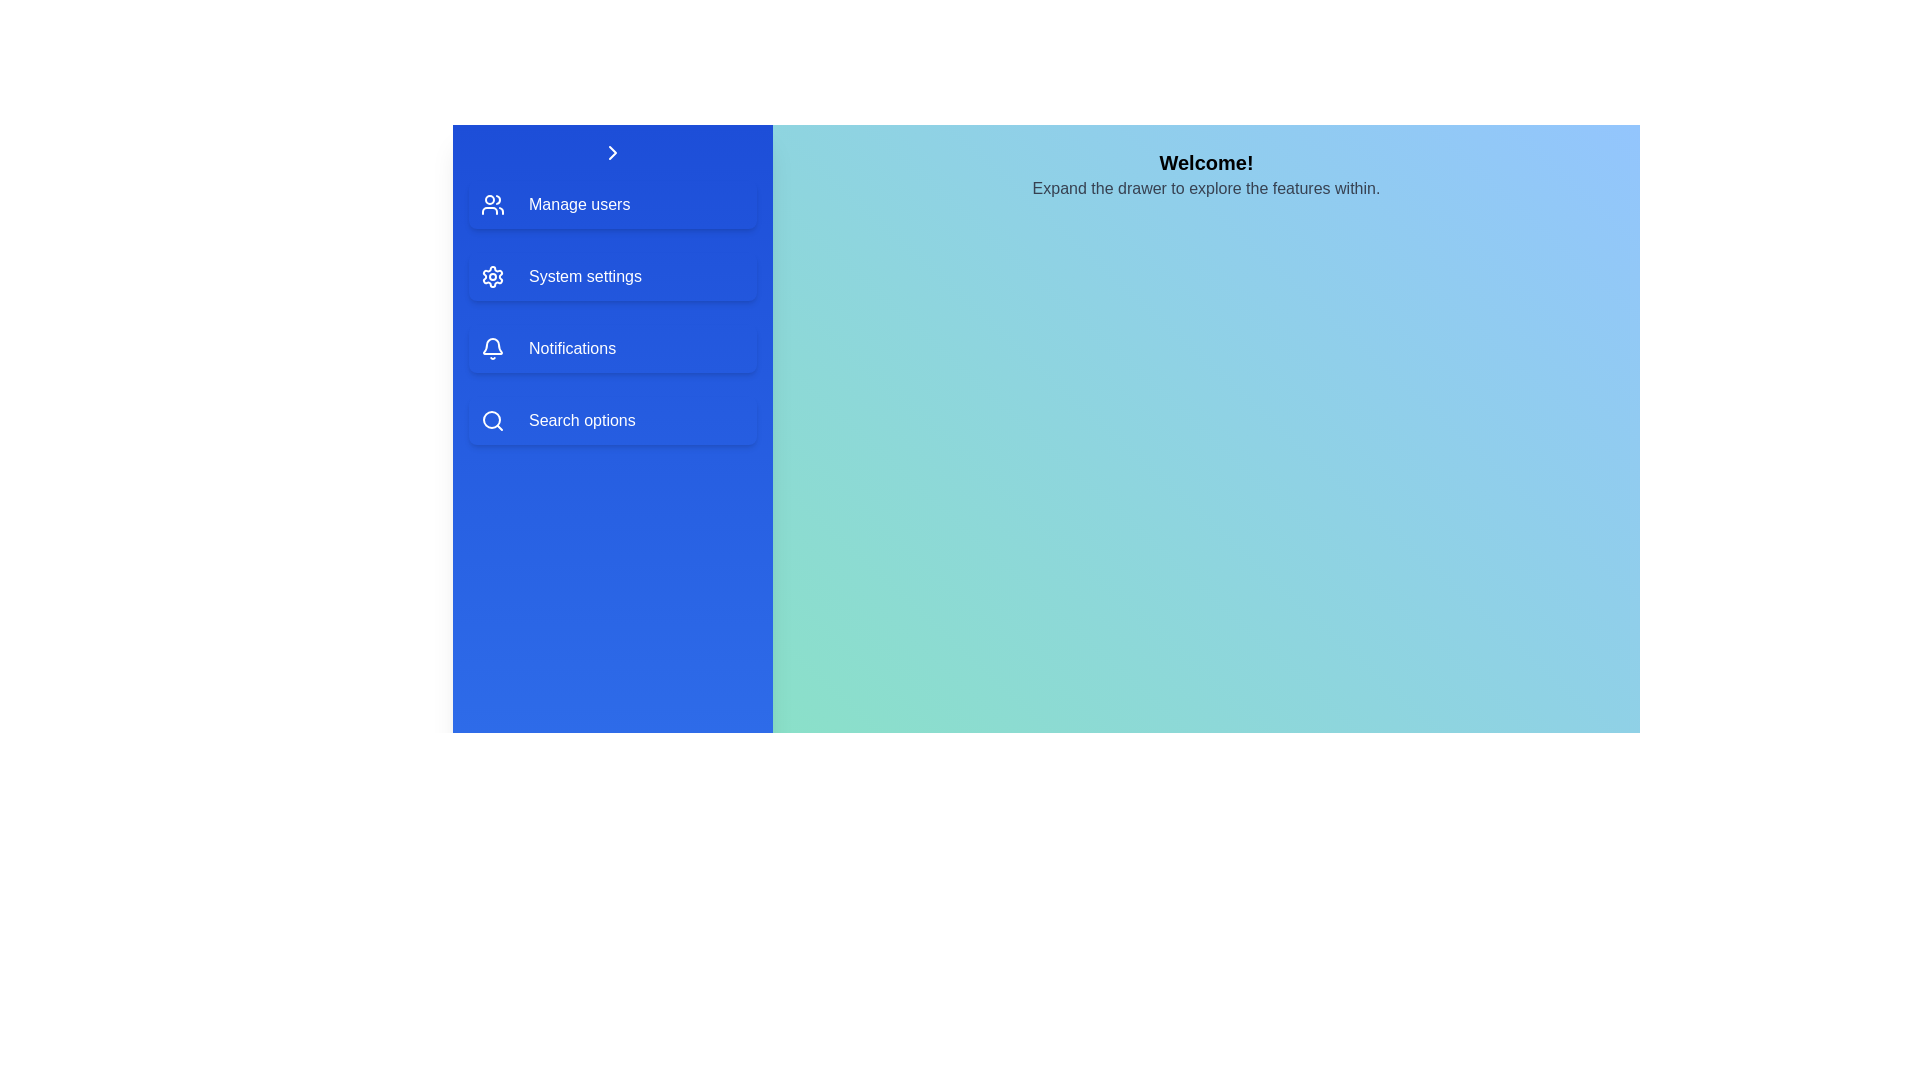  Describe the element at coordinates (612, 204) in the screenshot. I see `the menu item Manage users to preview its interaction` at that location.